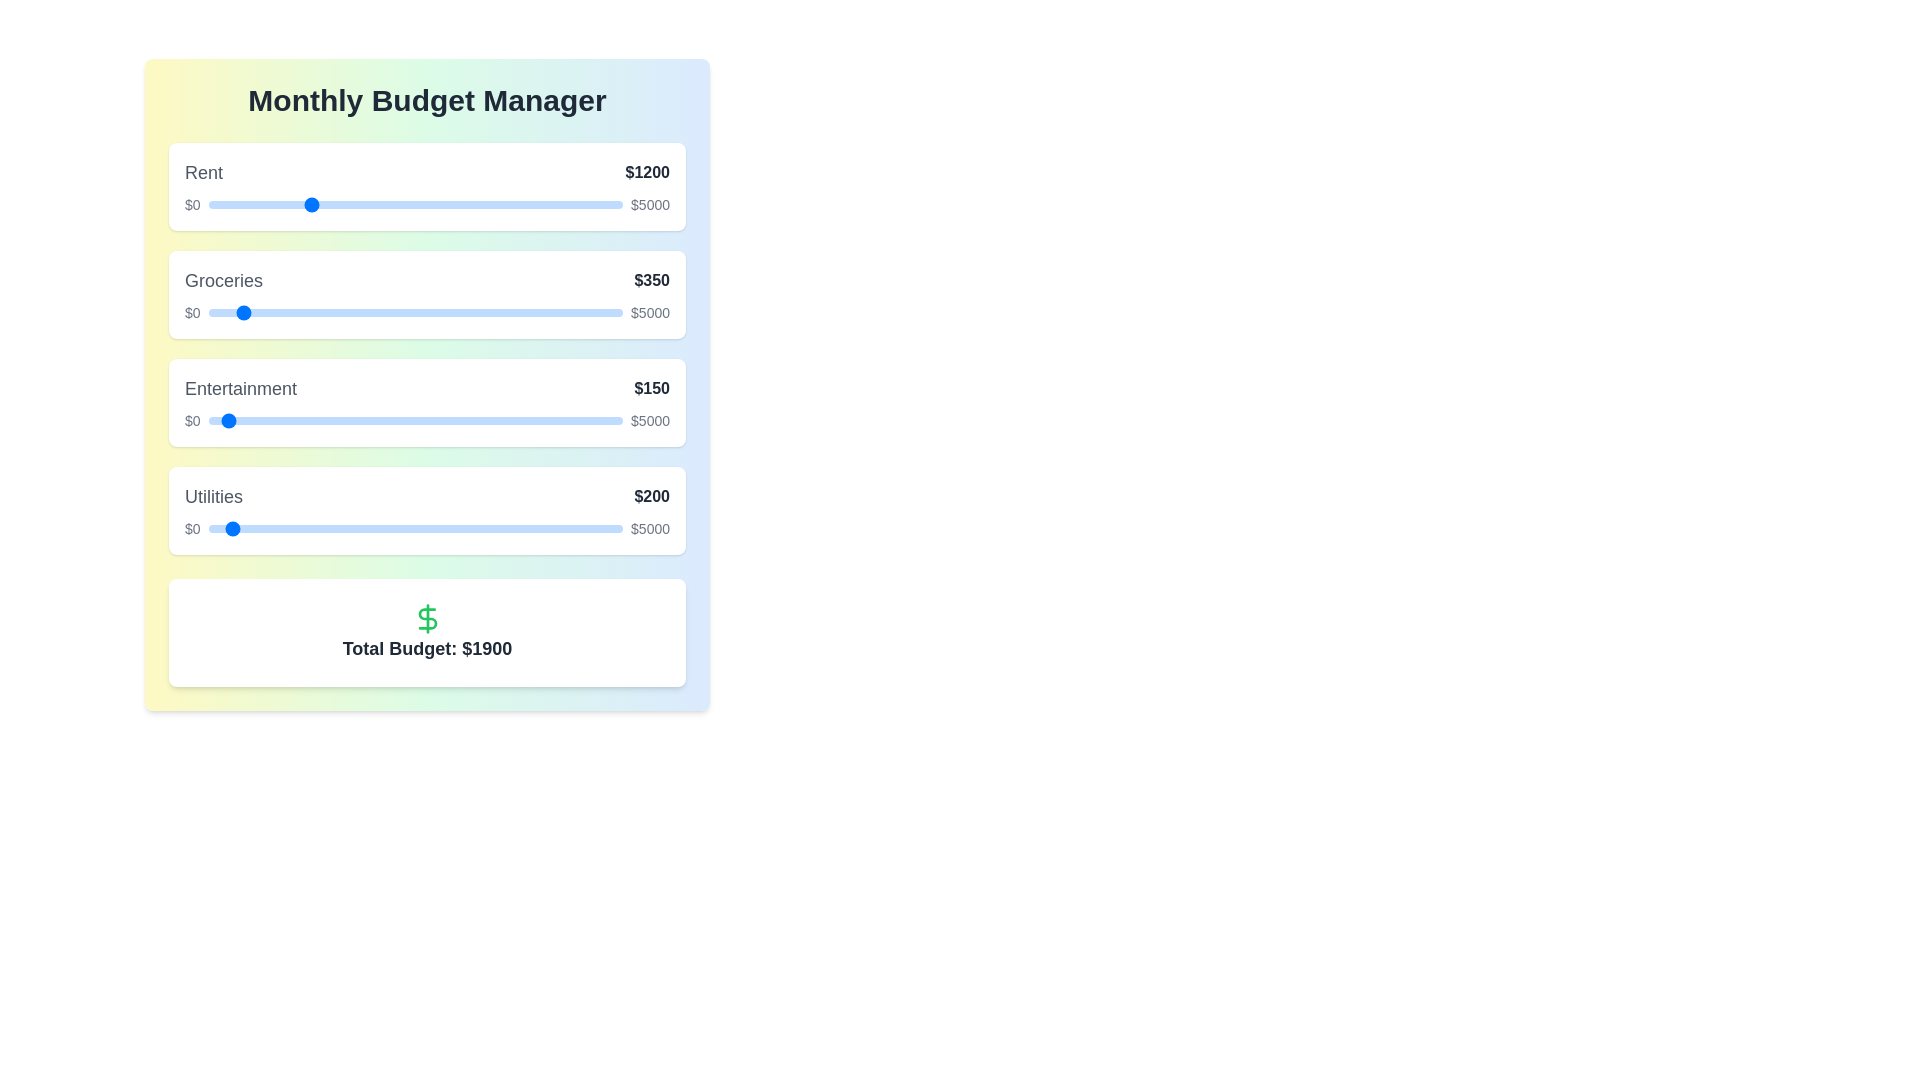 This screenshot has height=1080, width=1920. Describe the element at coordinates (606, 312) in the screenshot. I see `groceries budget` at that location.